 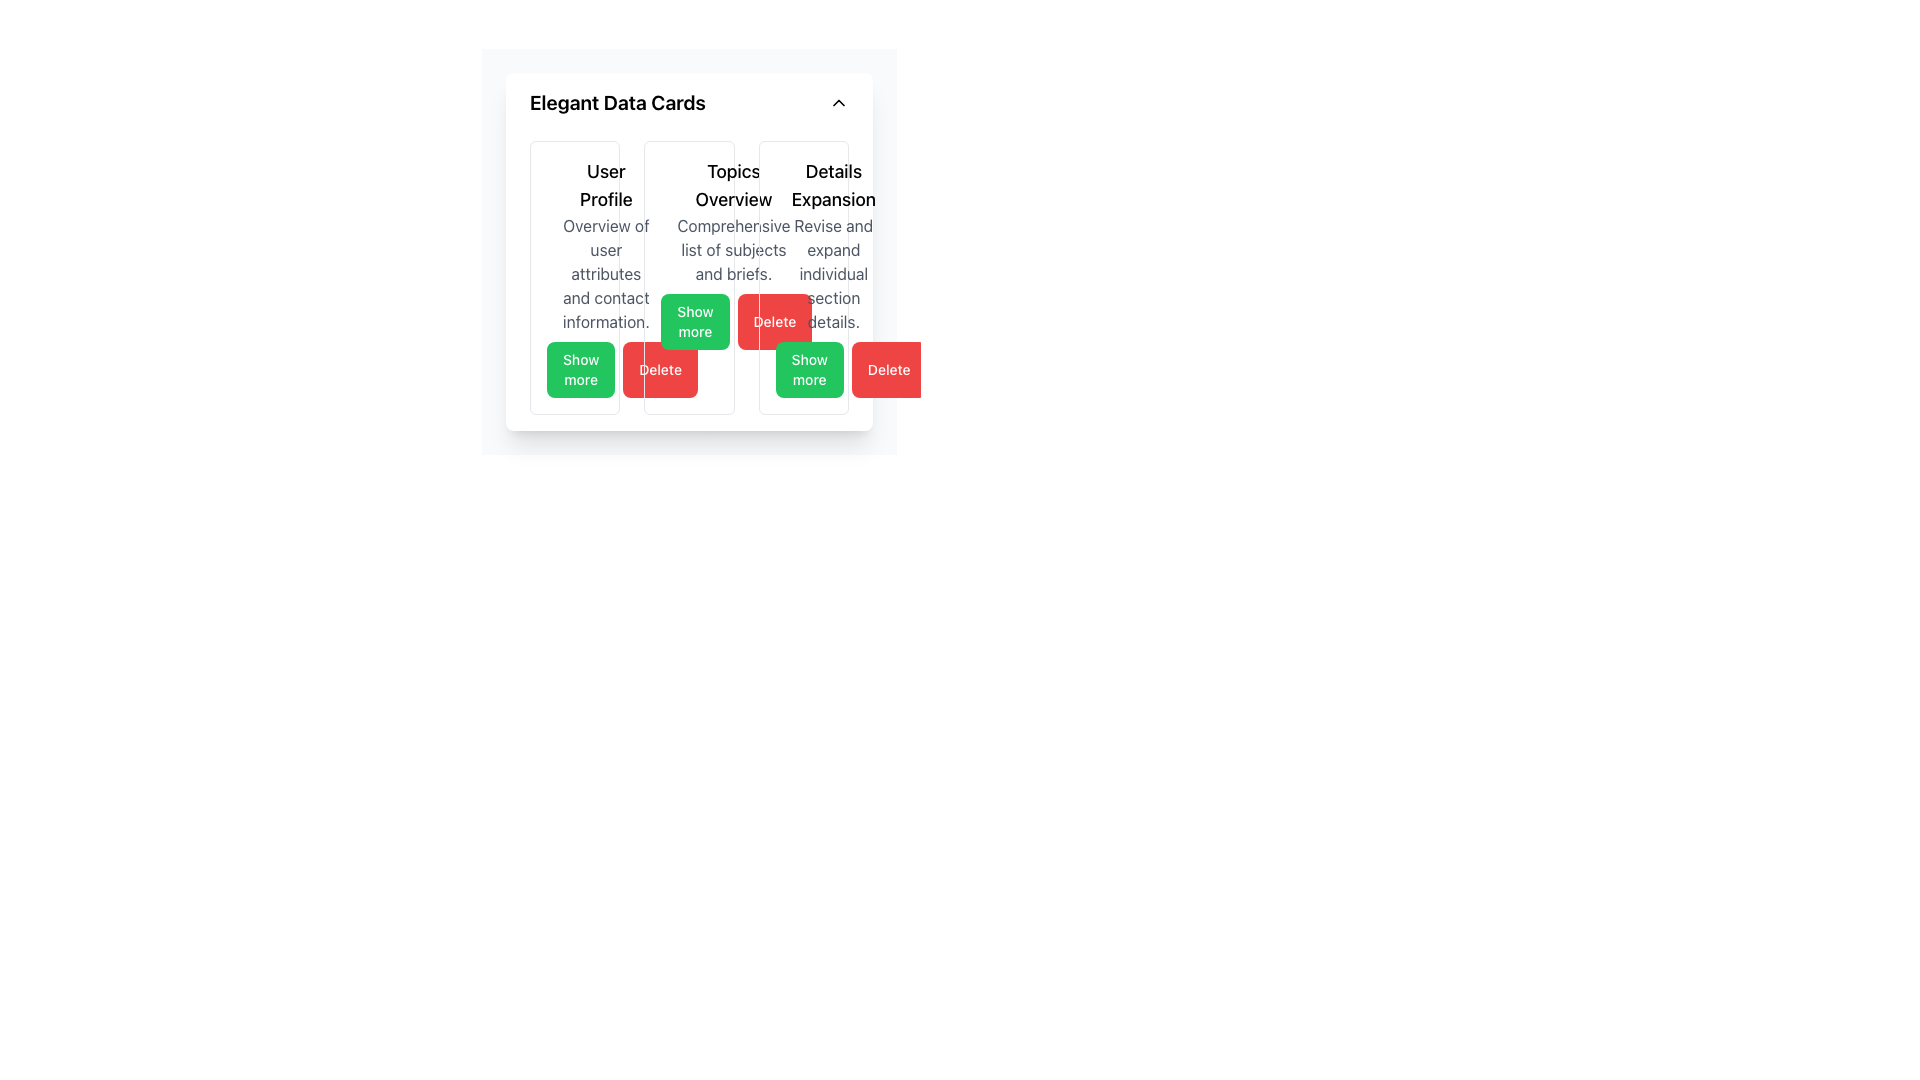 I want to click on the green button labeled 'Show more' located at the bottom right of the 'Details Expansion' card, so click(x=803, y=370).